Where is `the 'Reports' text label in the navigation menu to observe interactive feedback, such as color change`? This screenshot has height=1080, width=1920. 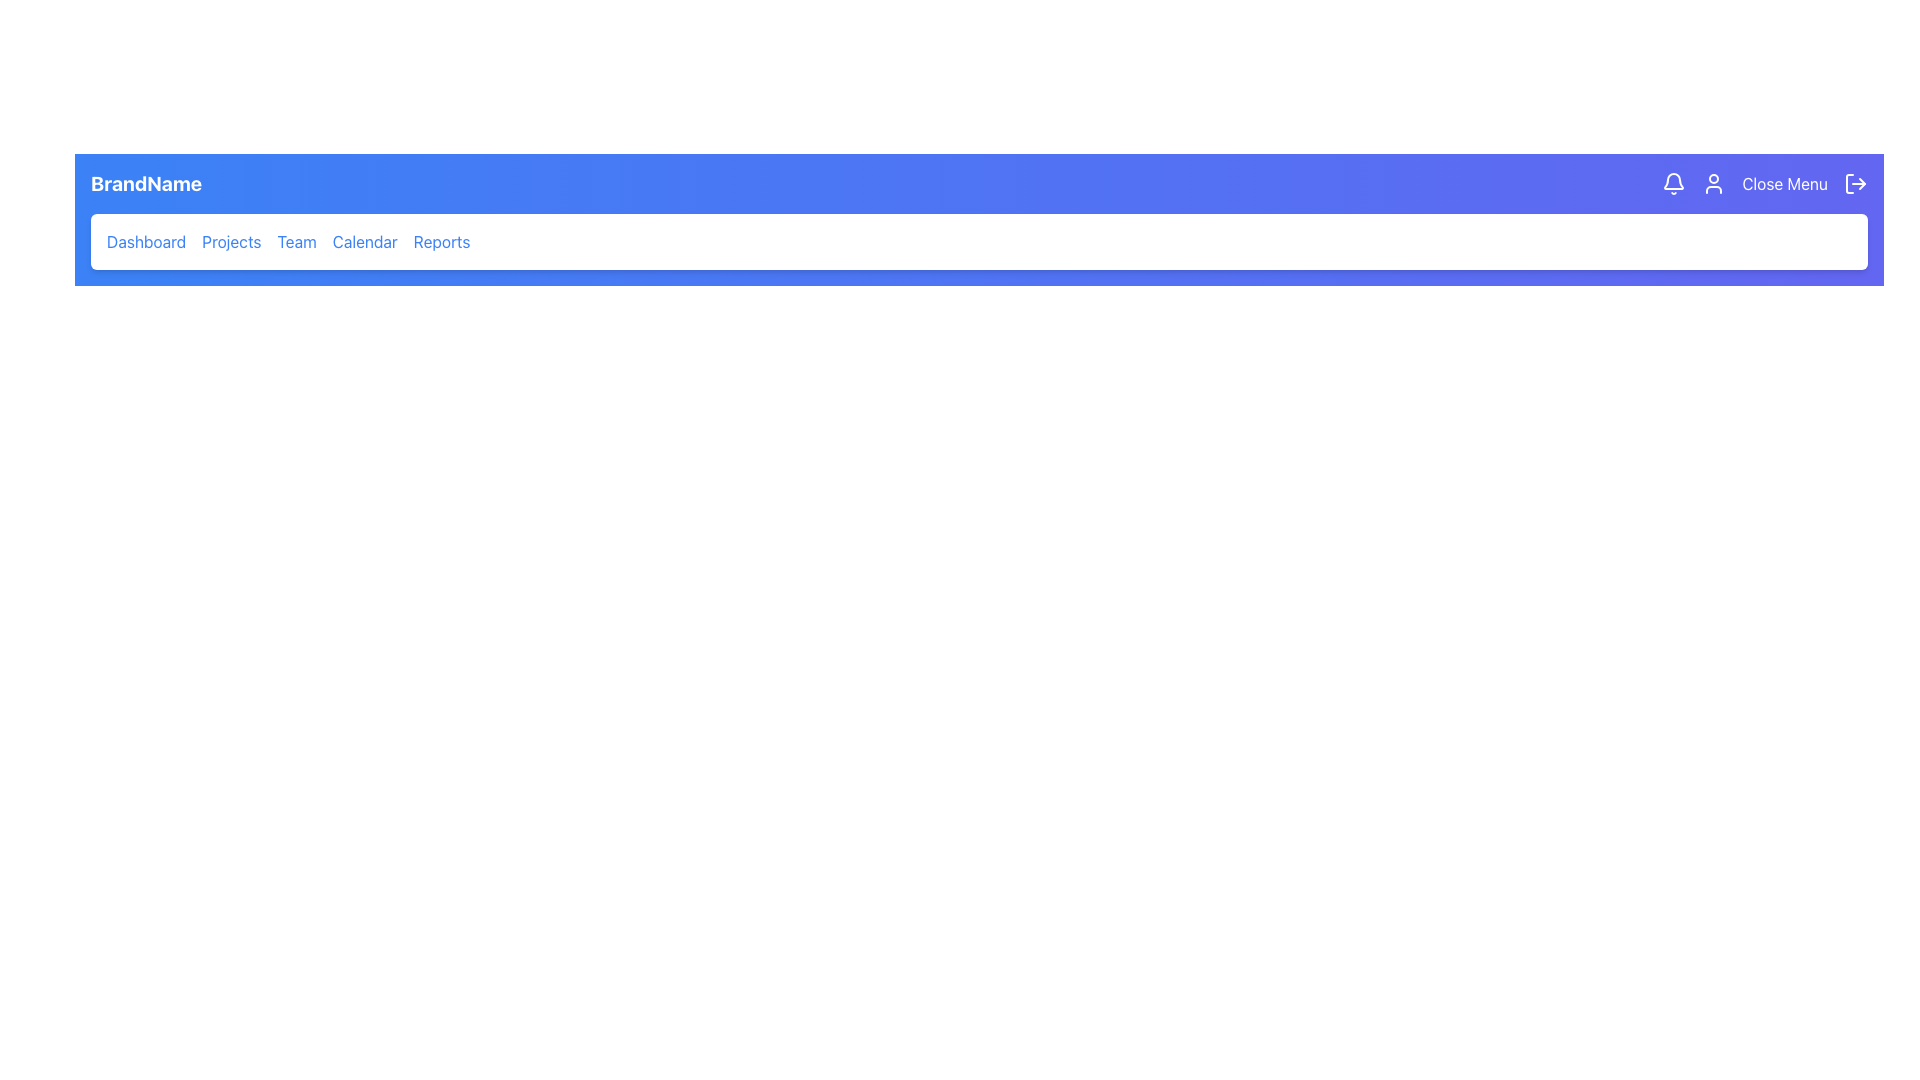
the 'Reports' text label in the navigation menu to observe interactive feedback, such as color change is located at coordinates (440, 241).